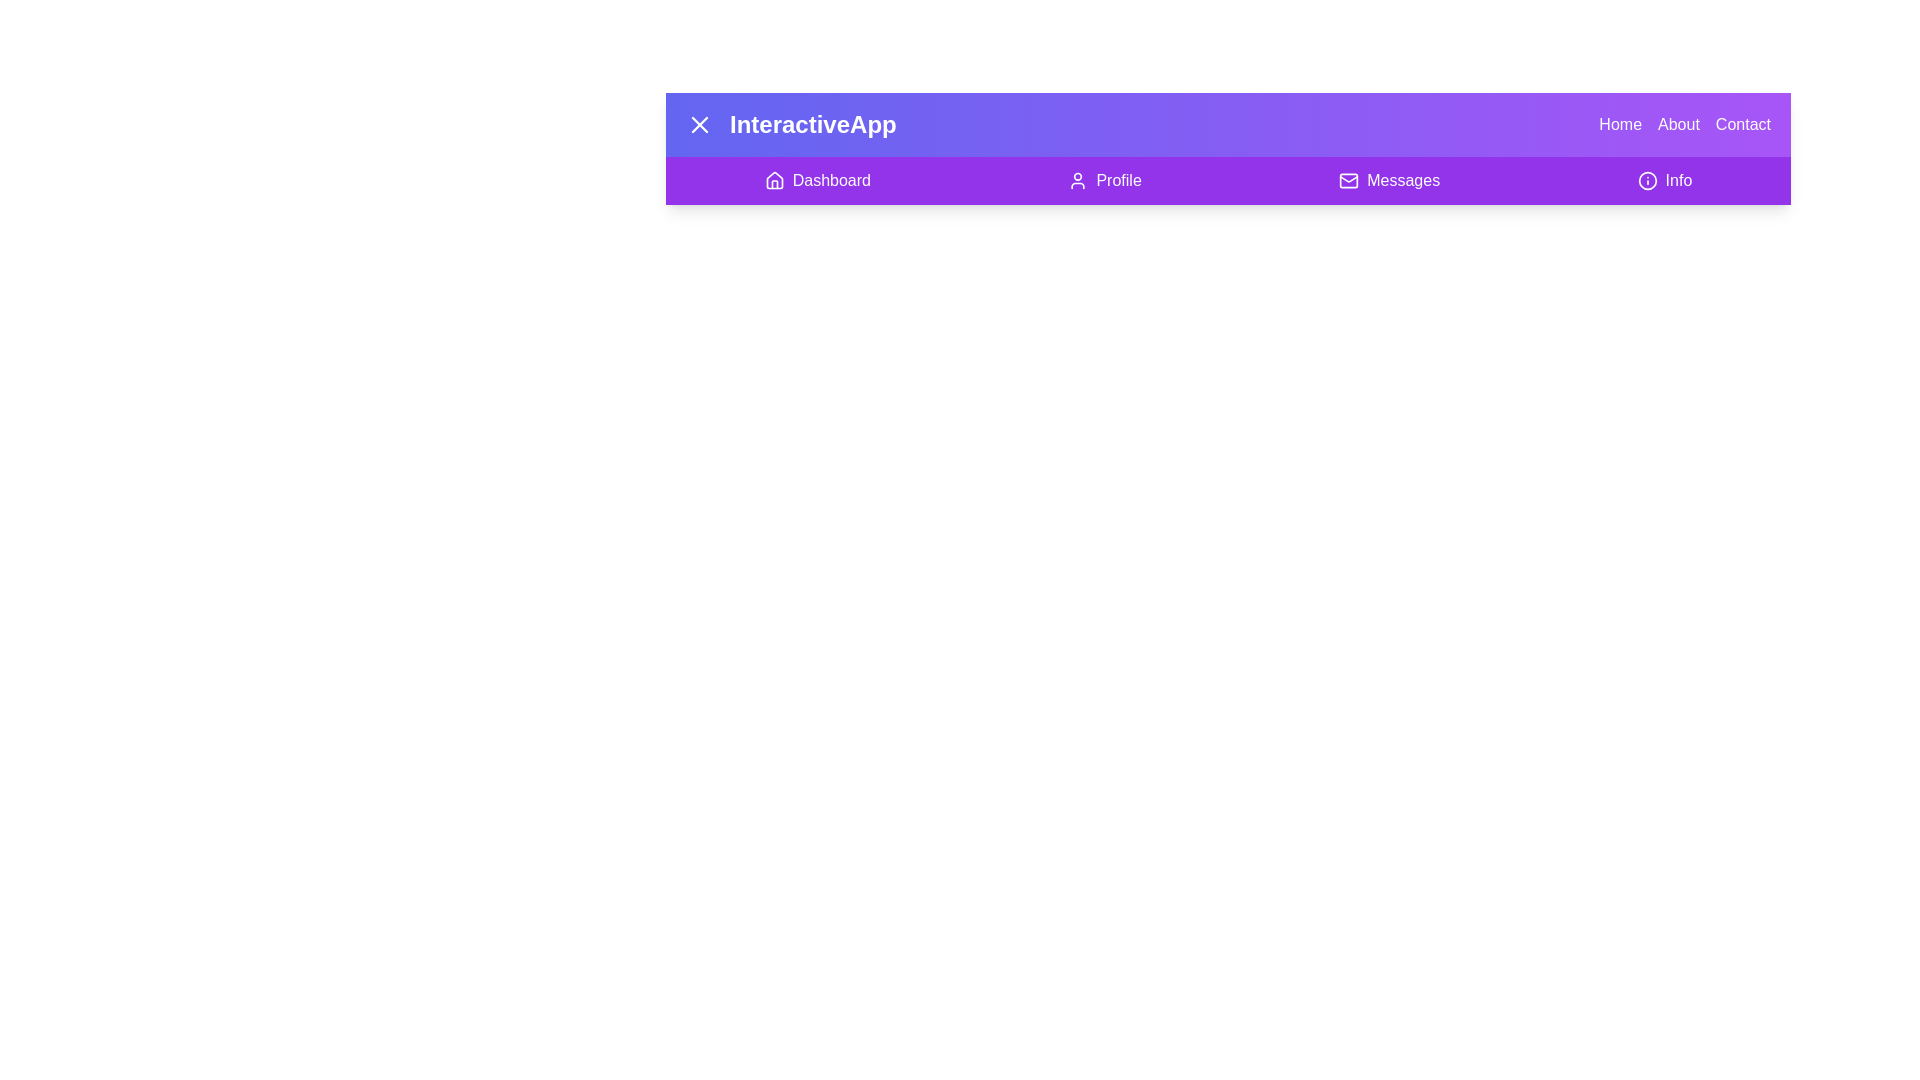  I want to click on the button labeled Contact to observe its hover effect, so click(1742, 124).